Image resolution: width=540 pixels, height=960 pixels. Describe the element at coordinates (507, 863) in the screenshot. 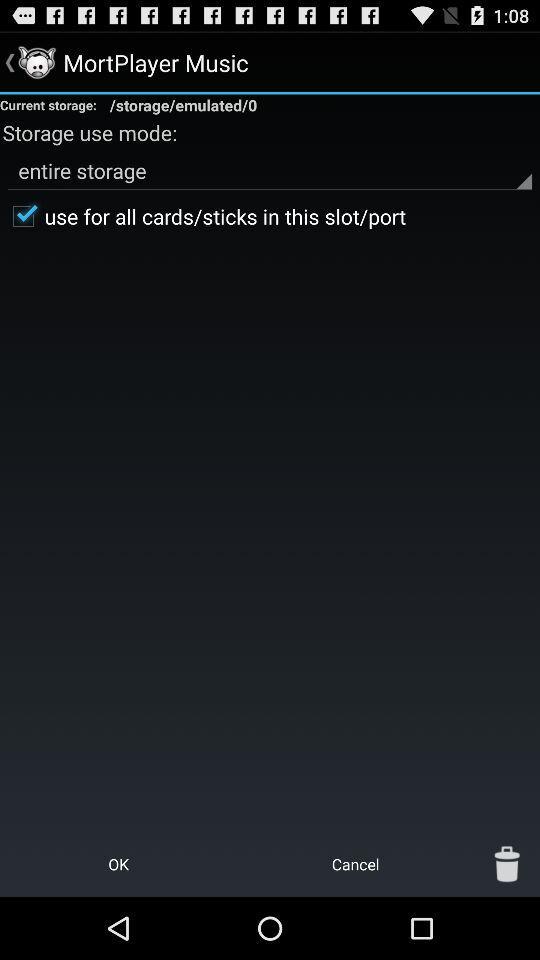

I see `delete` at that location.